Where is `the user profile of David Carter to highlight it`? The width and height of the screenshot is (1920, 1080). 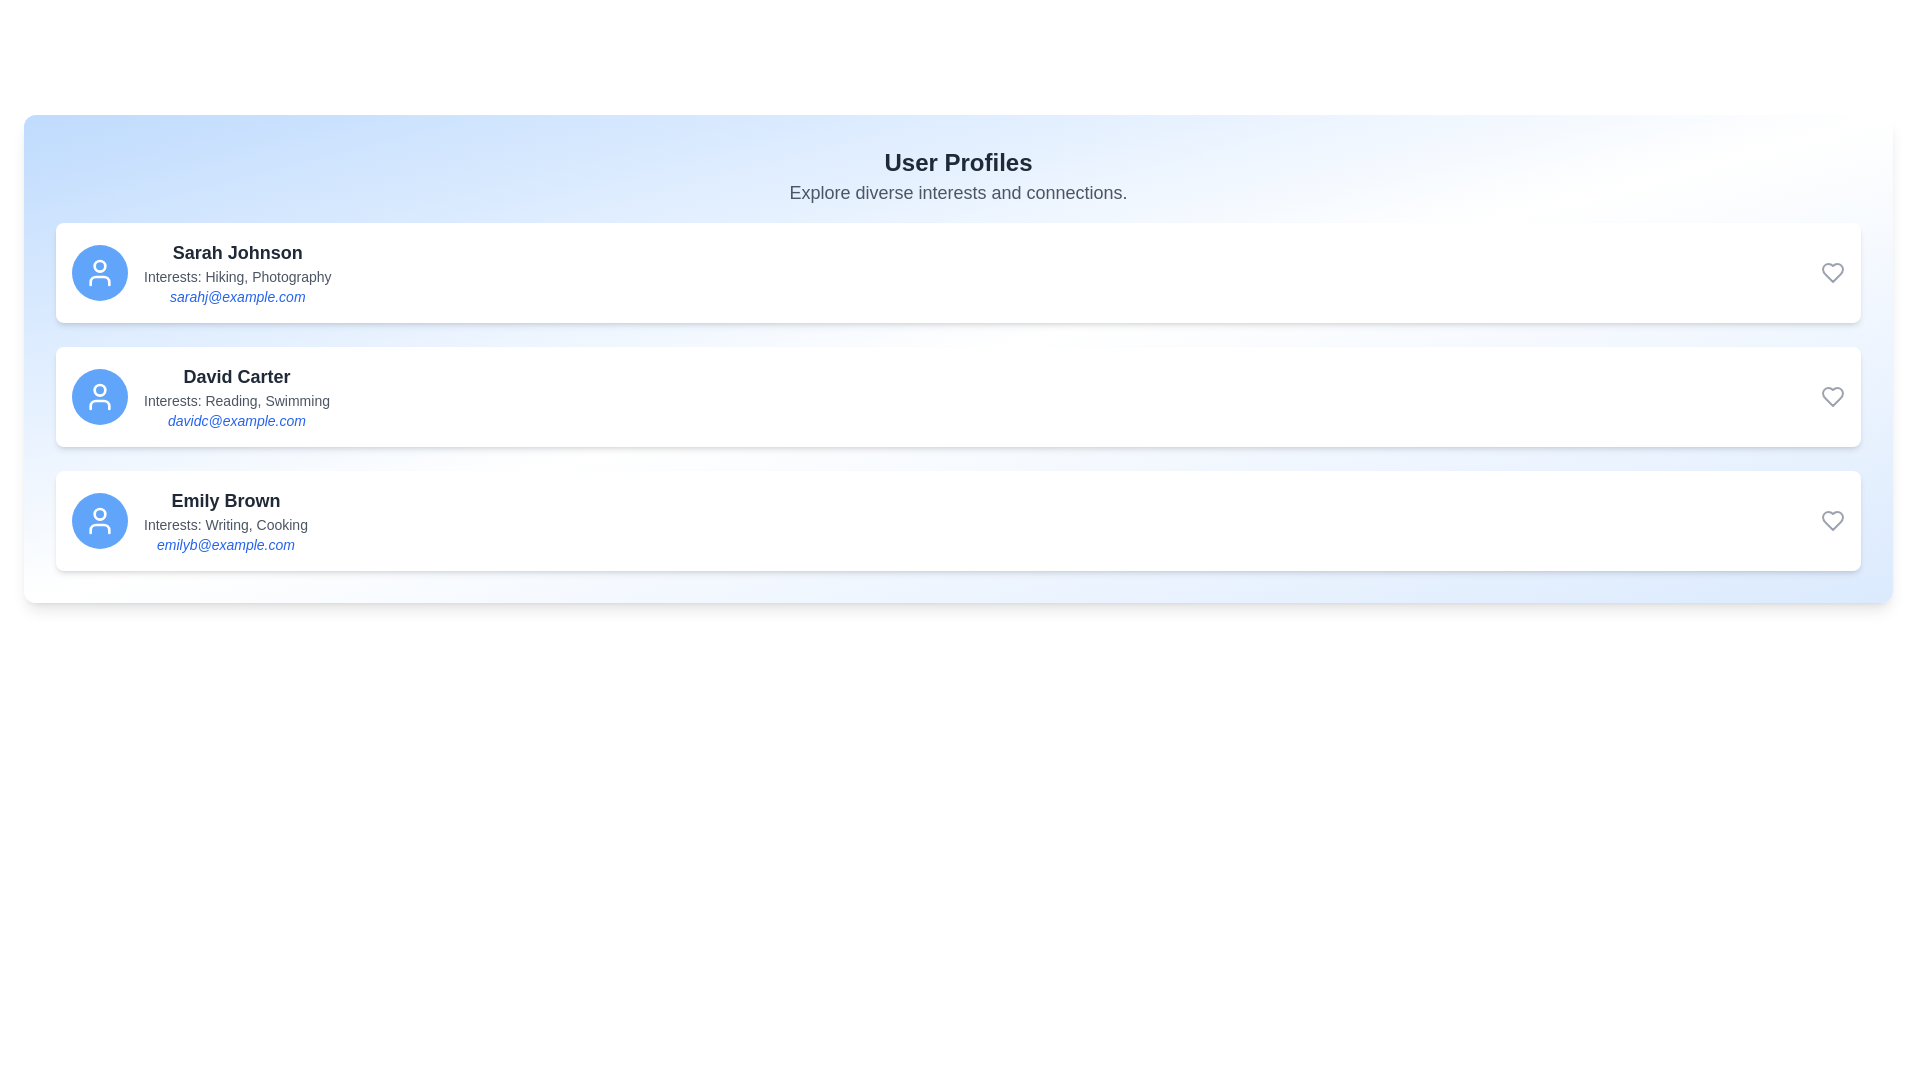
the user profile of David Carter to highlight it is located at coordinates (957, 397).